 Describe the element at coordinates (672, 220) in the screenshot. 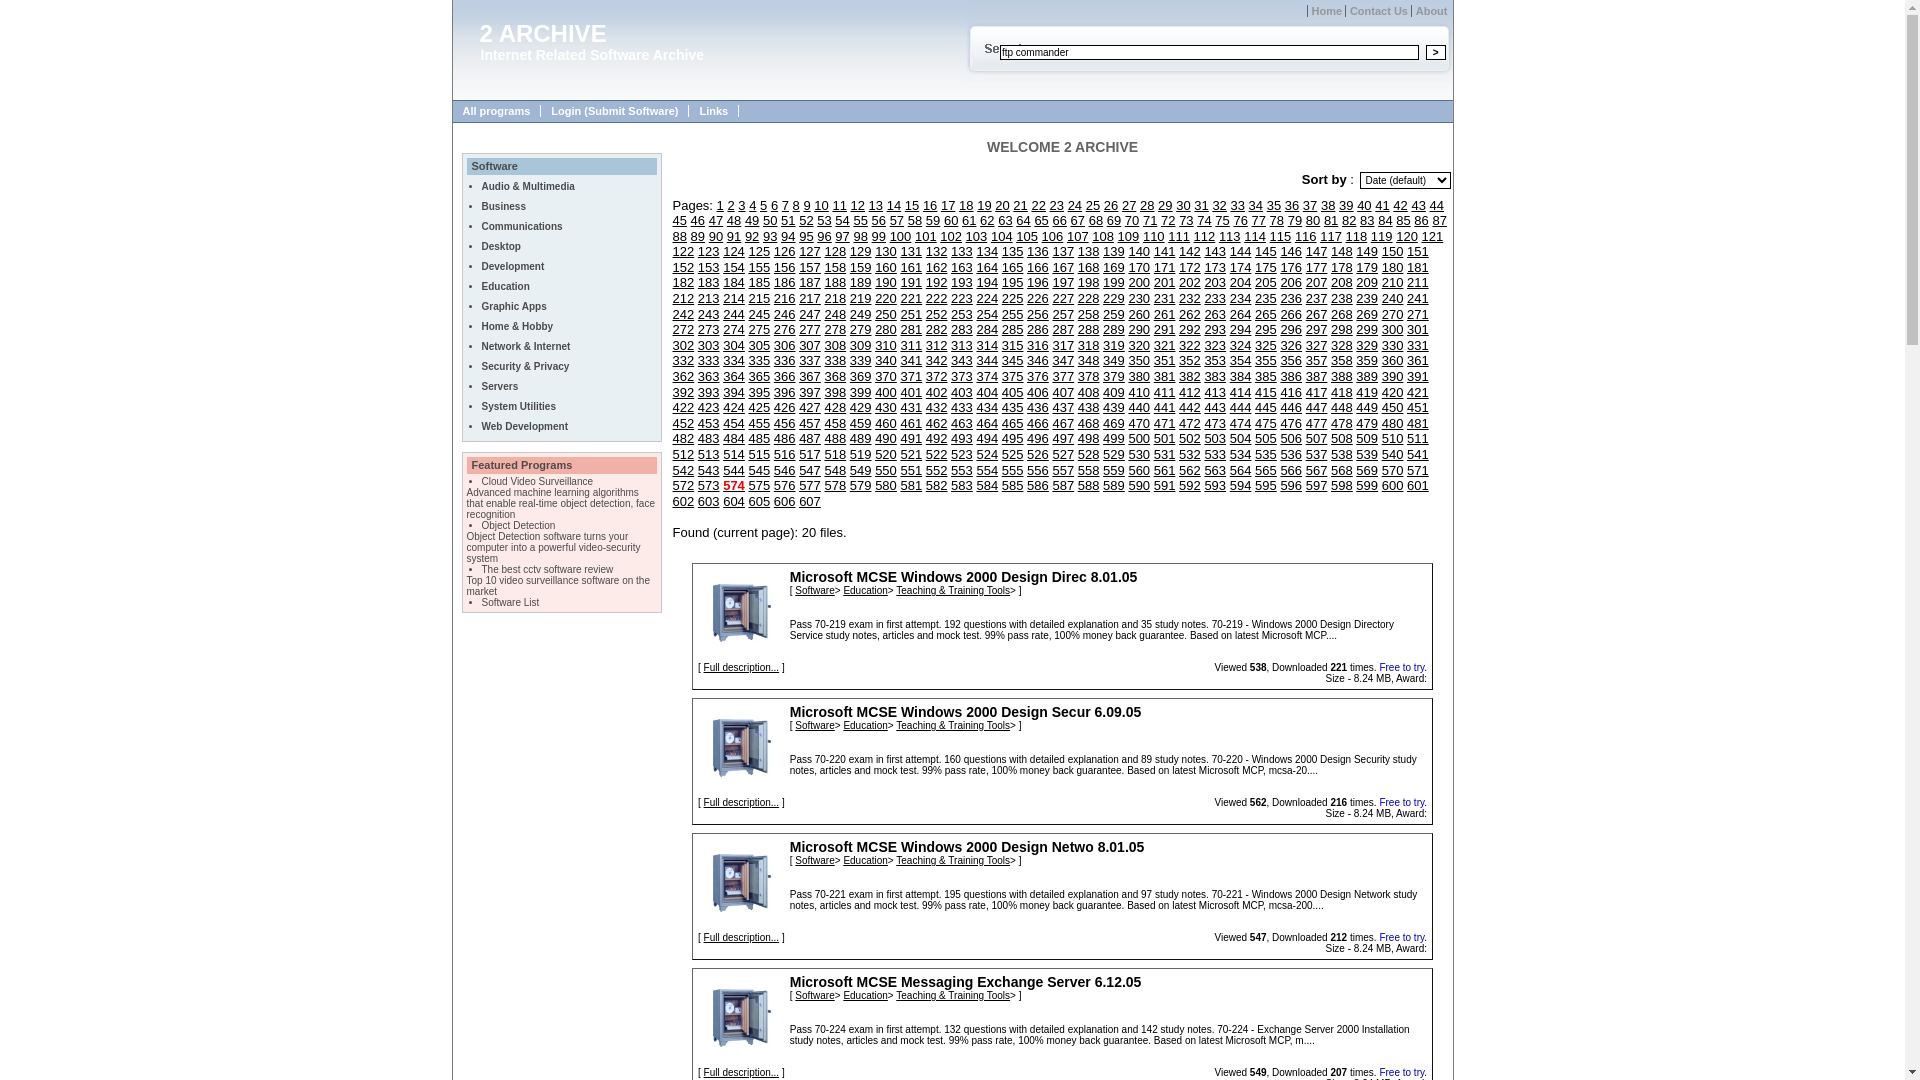

I see `'45'` at that location.